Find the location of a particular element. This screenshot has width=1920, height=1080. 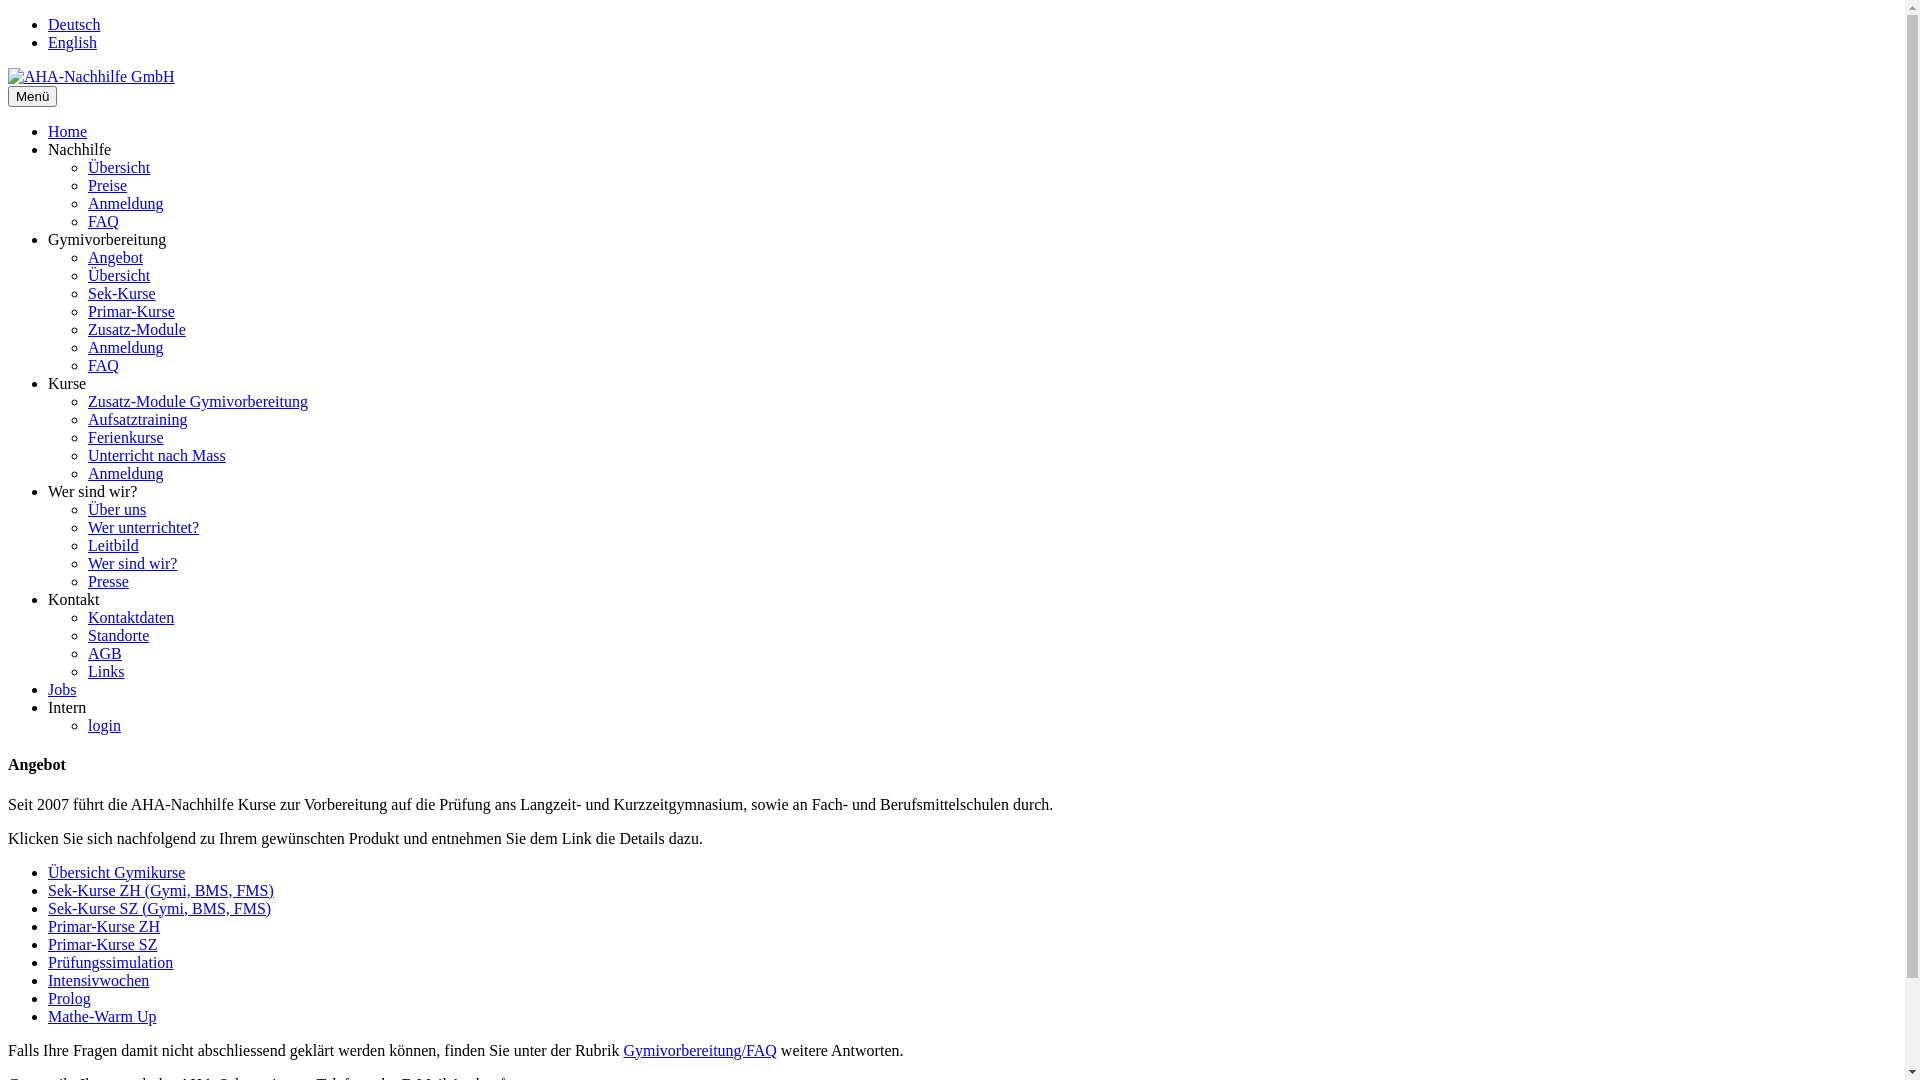

'Sek-Kurse ZH (Gymi, BMS, FMS)' is located at coordinates (48, 889).